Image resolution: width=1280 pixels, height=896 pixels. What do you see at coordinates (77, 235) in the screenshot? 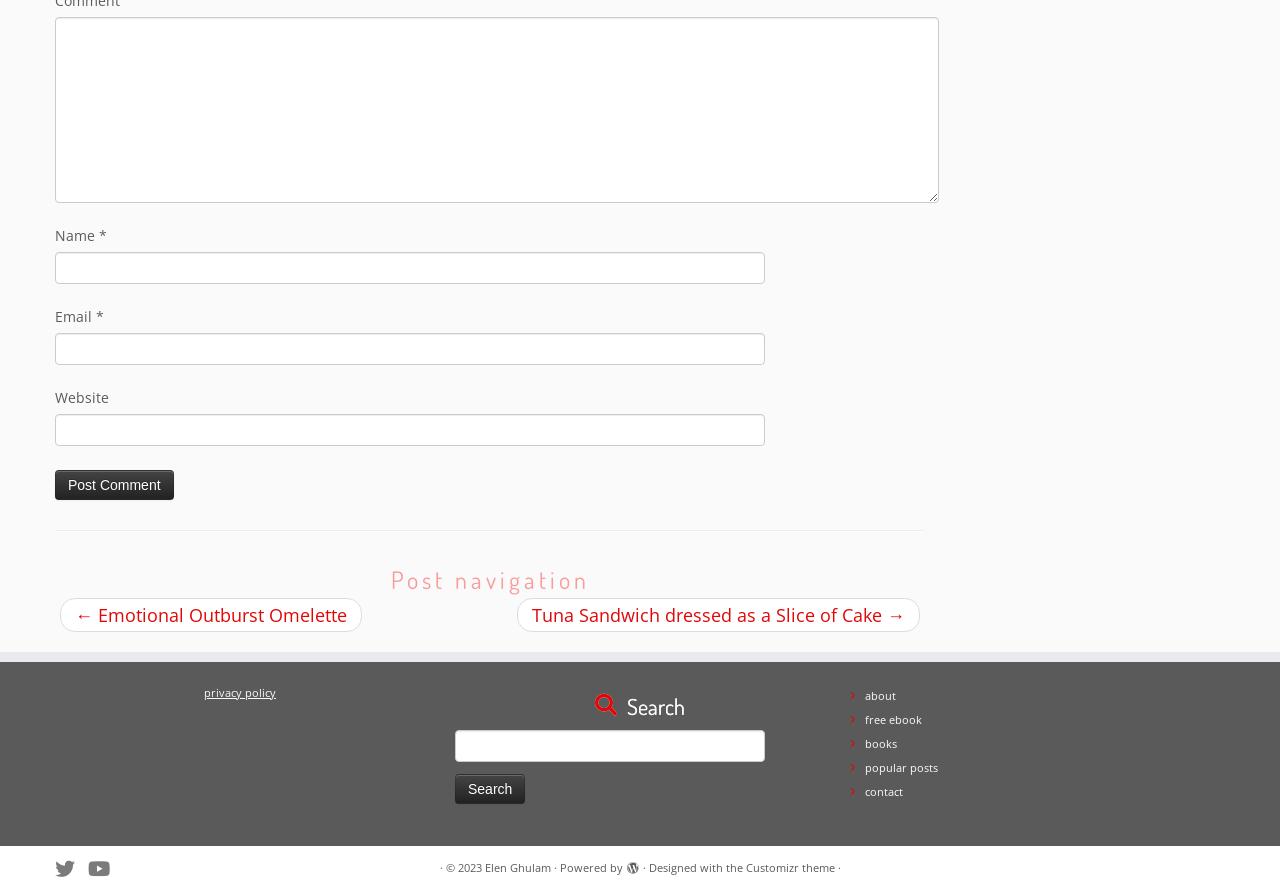
I see `'Name'` at bounding box center [77, 235].